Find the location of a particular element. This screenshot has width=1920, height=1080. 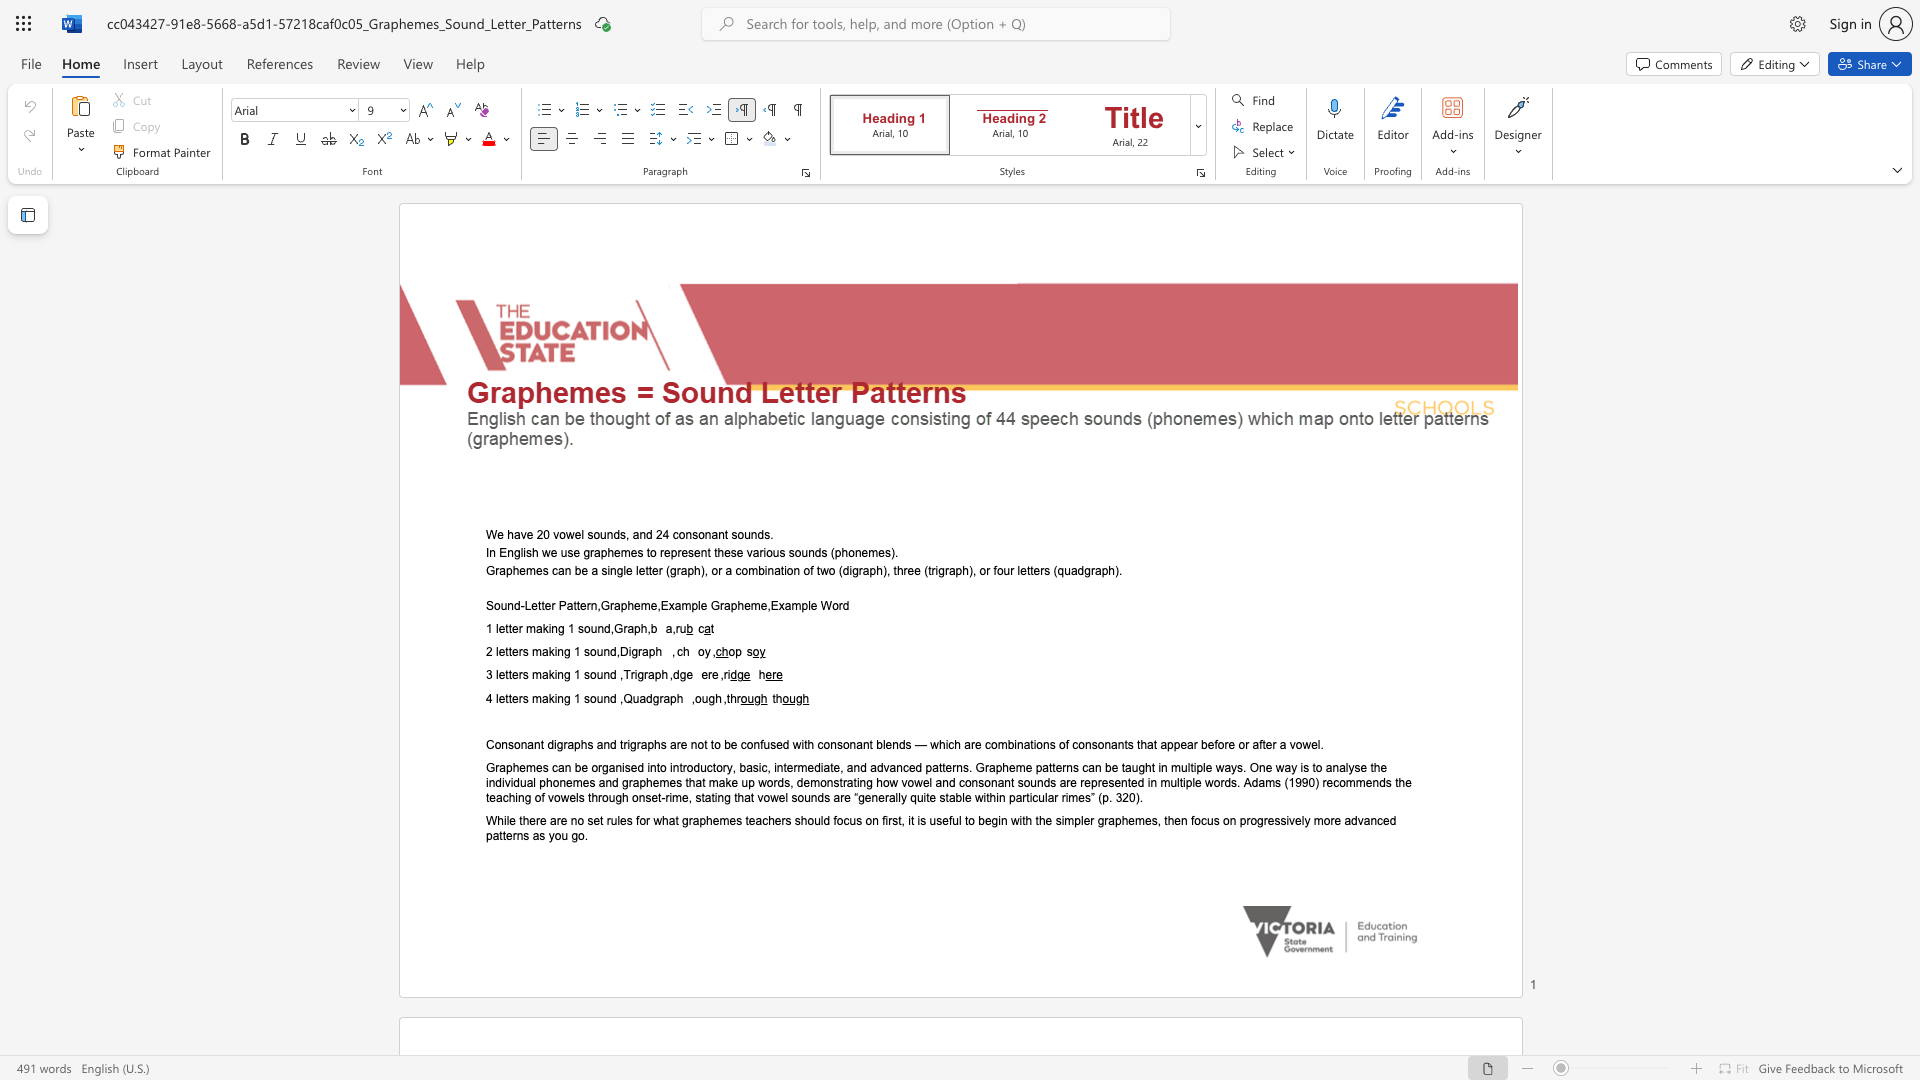

the subset text "sounds, and 24 consonant sounds" within the text "We have 20 vowel sounds, and 24 consonant sounds." is located at coordinates (586, 534).